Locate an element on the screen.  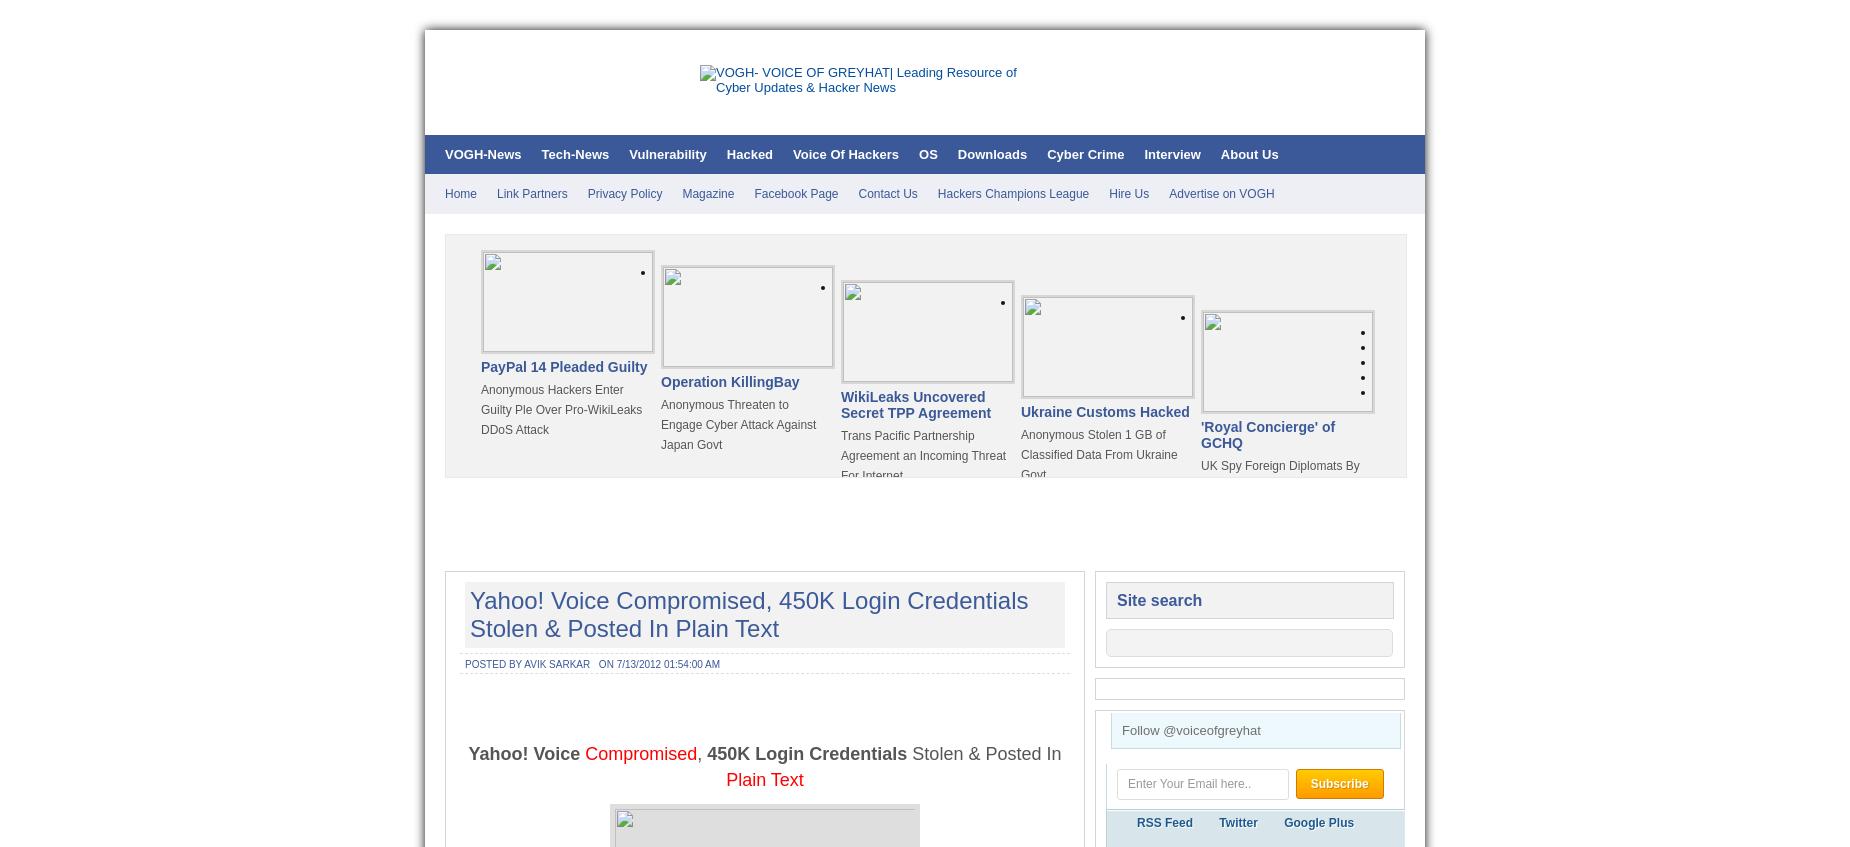
'450K Login Credentials' is located at coordinates (707, 752).